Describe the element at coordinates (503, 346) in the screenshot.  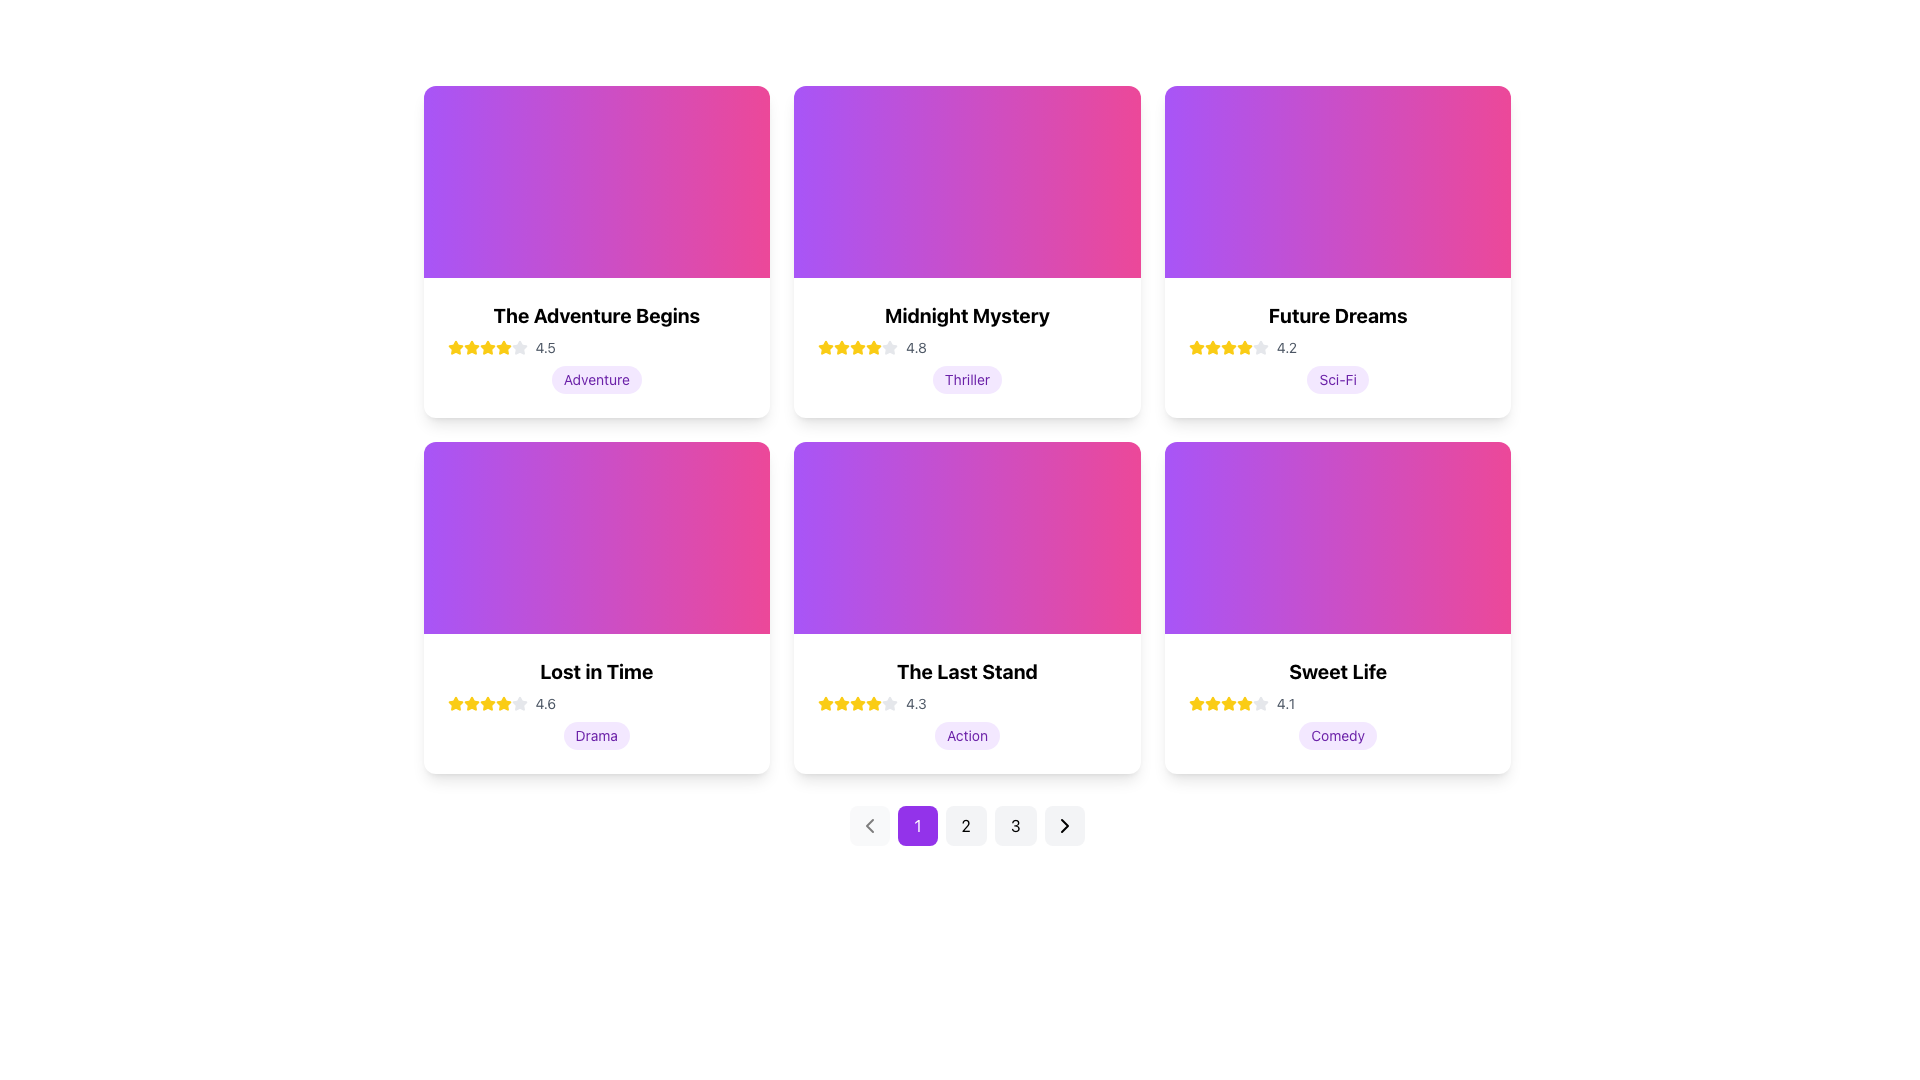
I see `the yellow star icon which is the second in a row of five star icons, located below the title 'The Adventure Begins' and to the left of the numeric rating text '4.5'` at that location.